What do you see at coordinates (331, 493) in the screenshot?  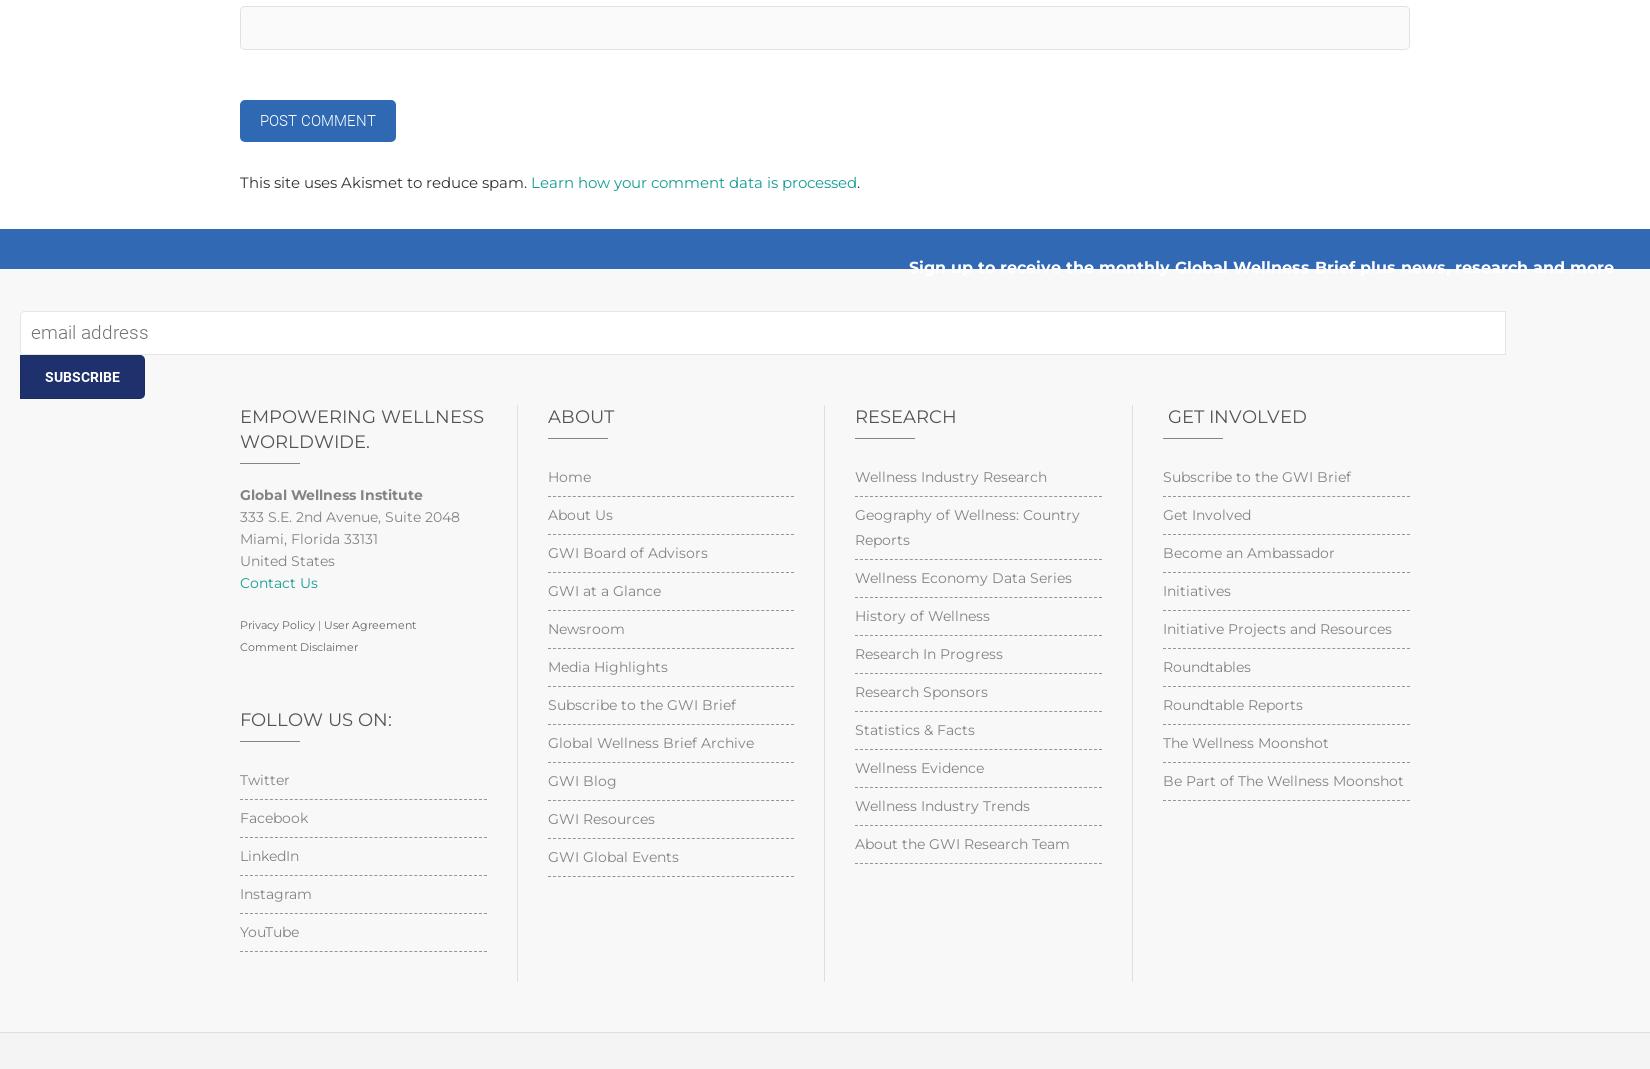 I see `'Global Wellness Institute'` at bounding box center [331, 493].